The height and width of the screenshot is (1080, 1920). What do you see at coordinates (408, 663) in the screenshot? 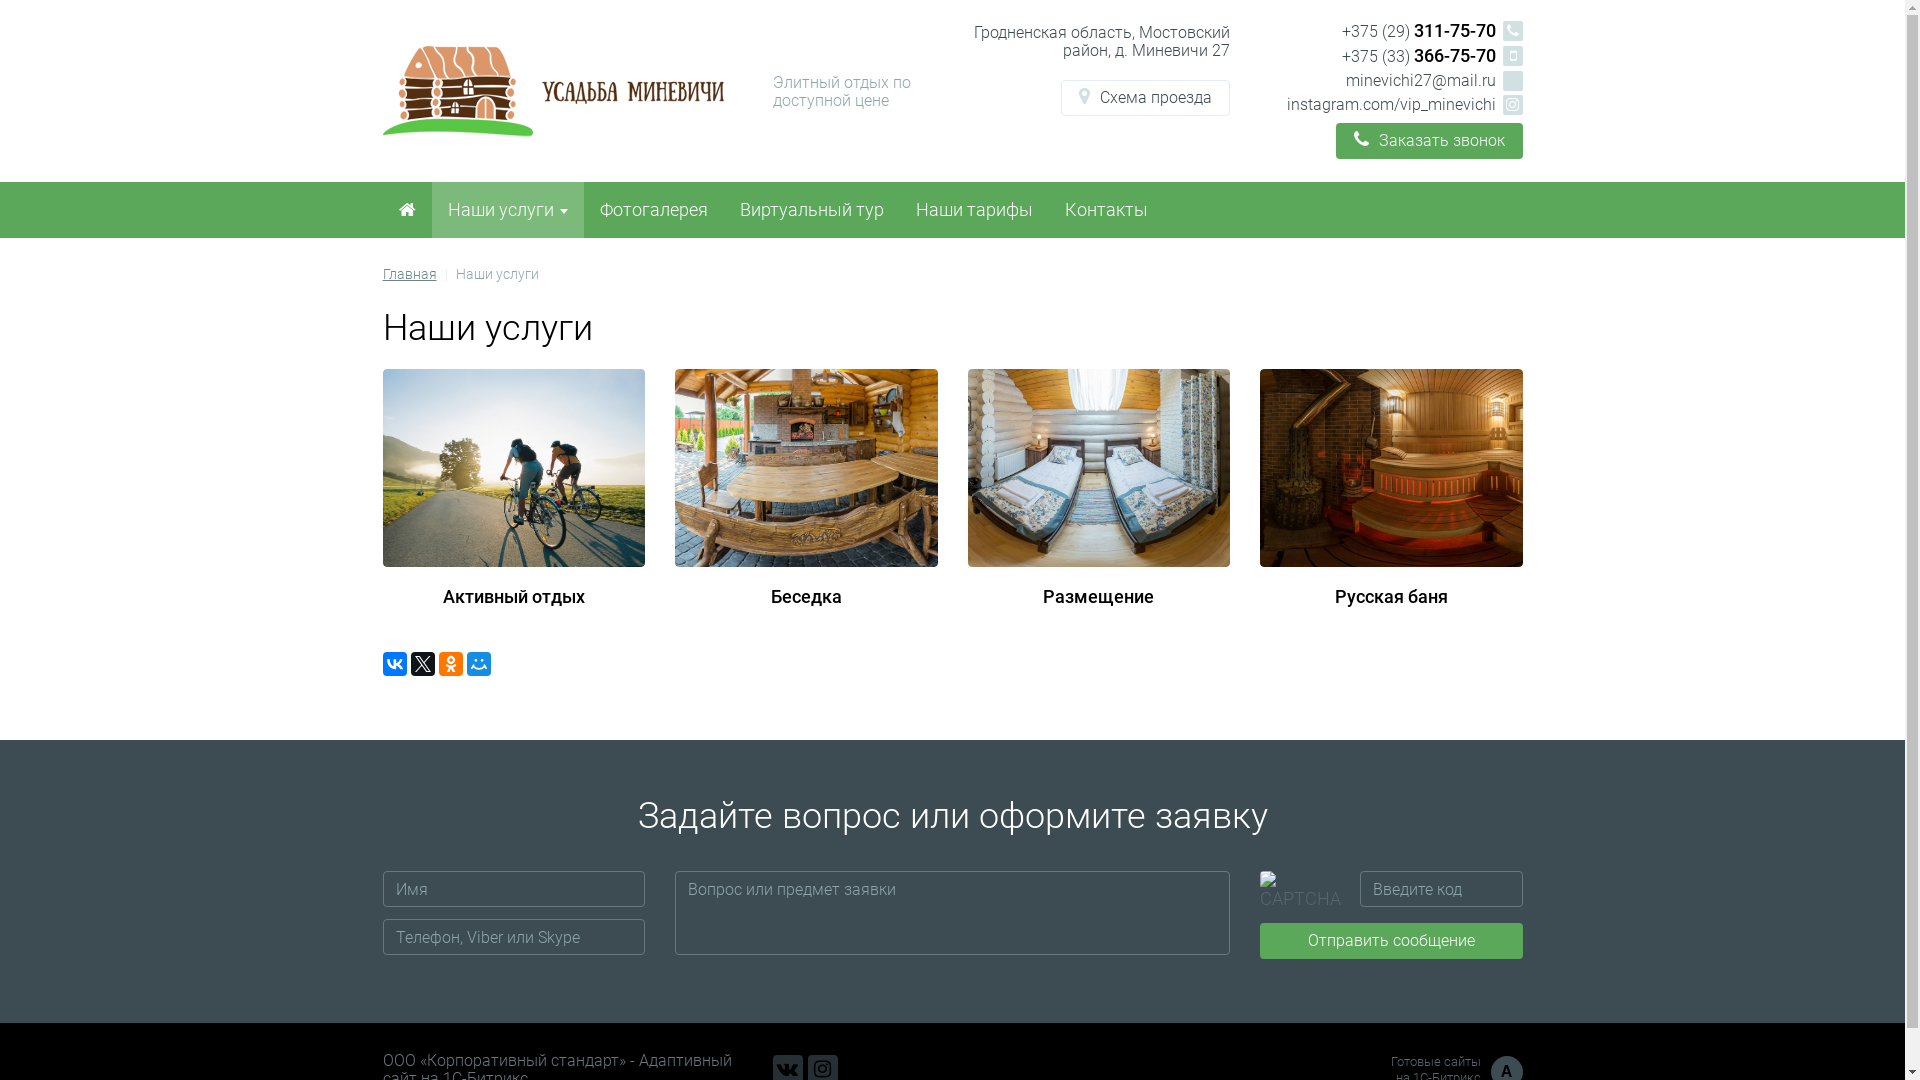
I see `'Twitter'` at bounding box center [408, 663].